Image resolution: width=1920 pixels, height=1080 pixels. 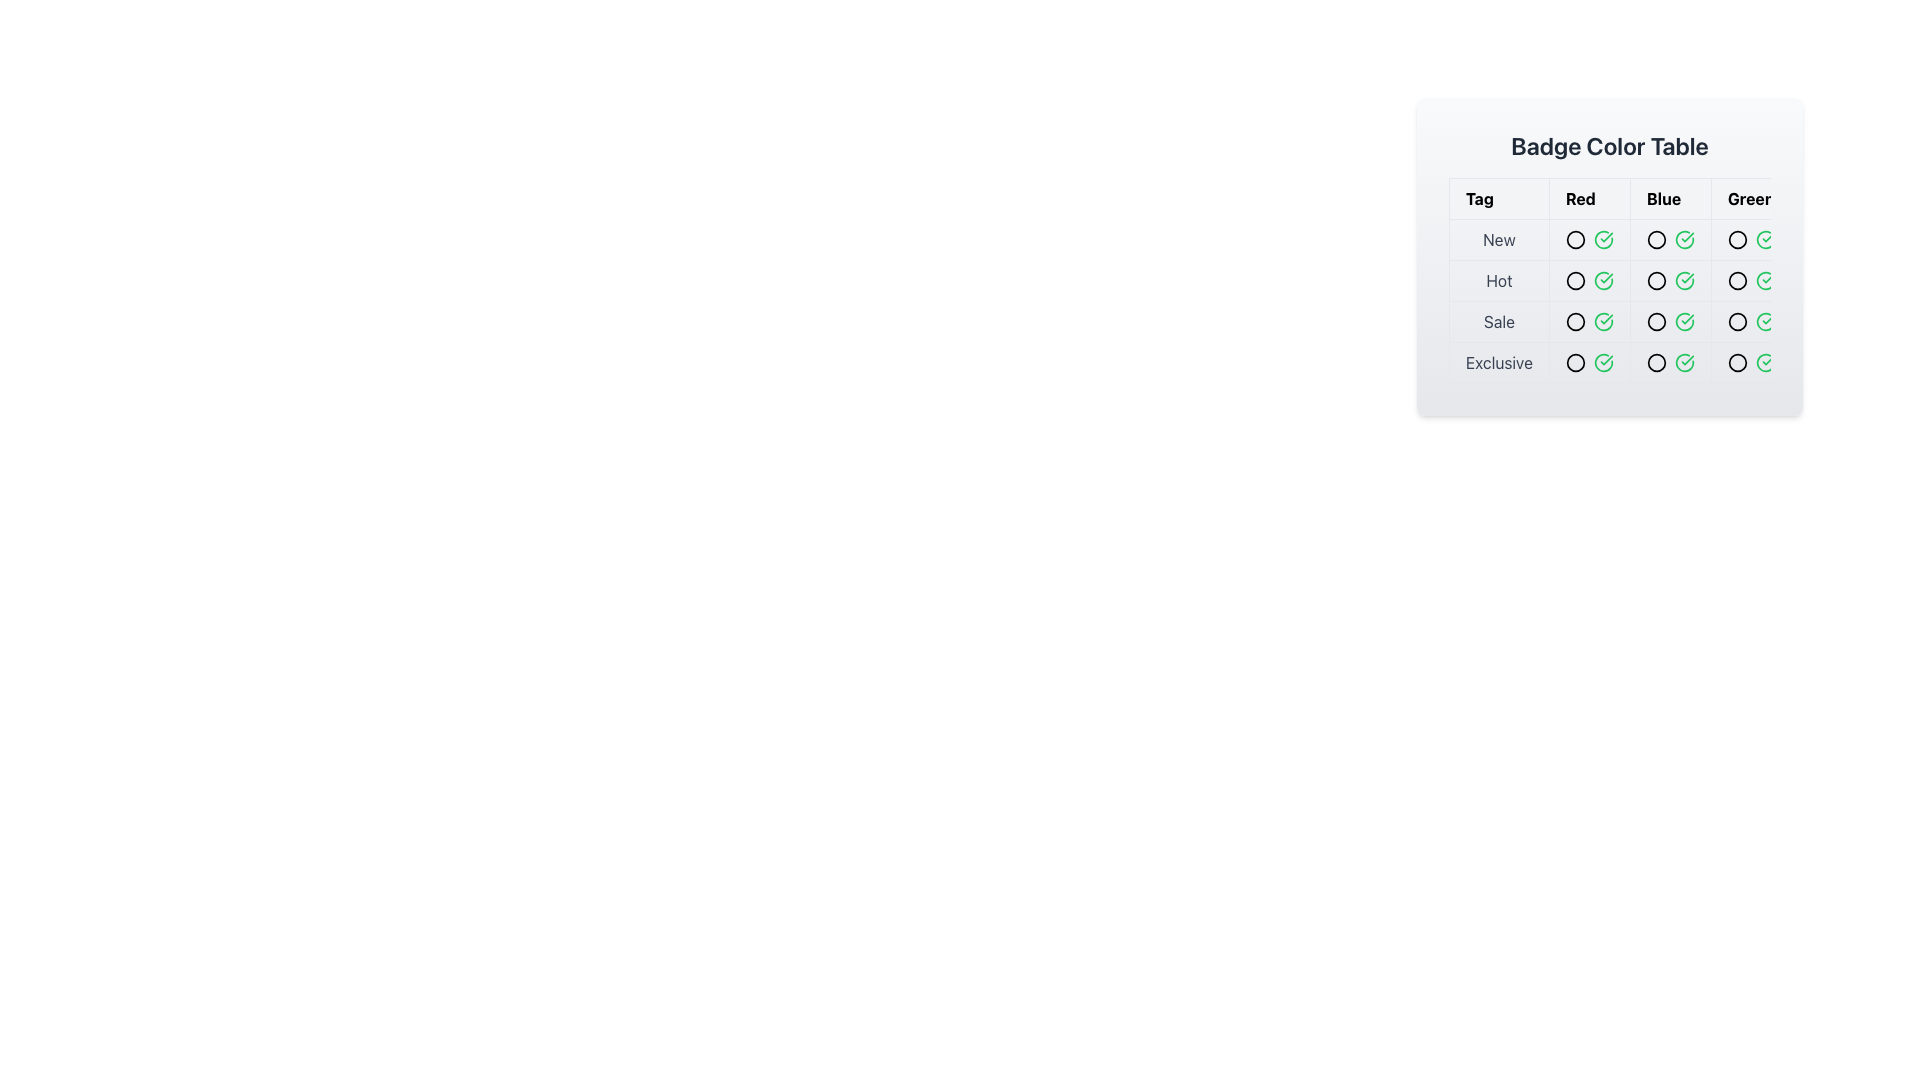 I want to click on the circular icon representing the 'Blue' badge status in the 'Sale' row of the 'Badge Color Table', so click(x=1656, y=320).